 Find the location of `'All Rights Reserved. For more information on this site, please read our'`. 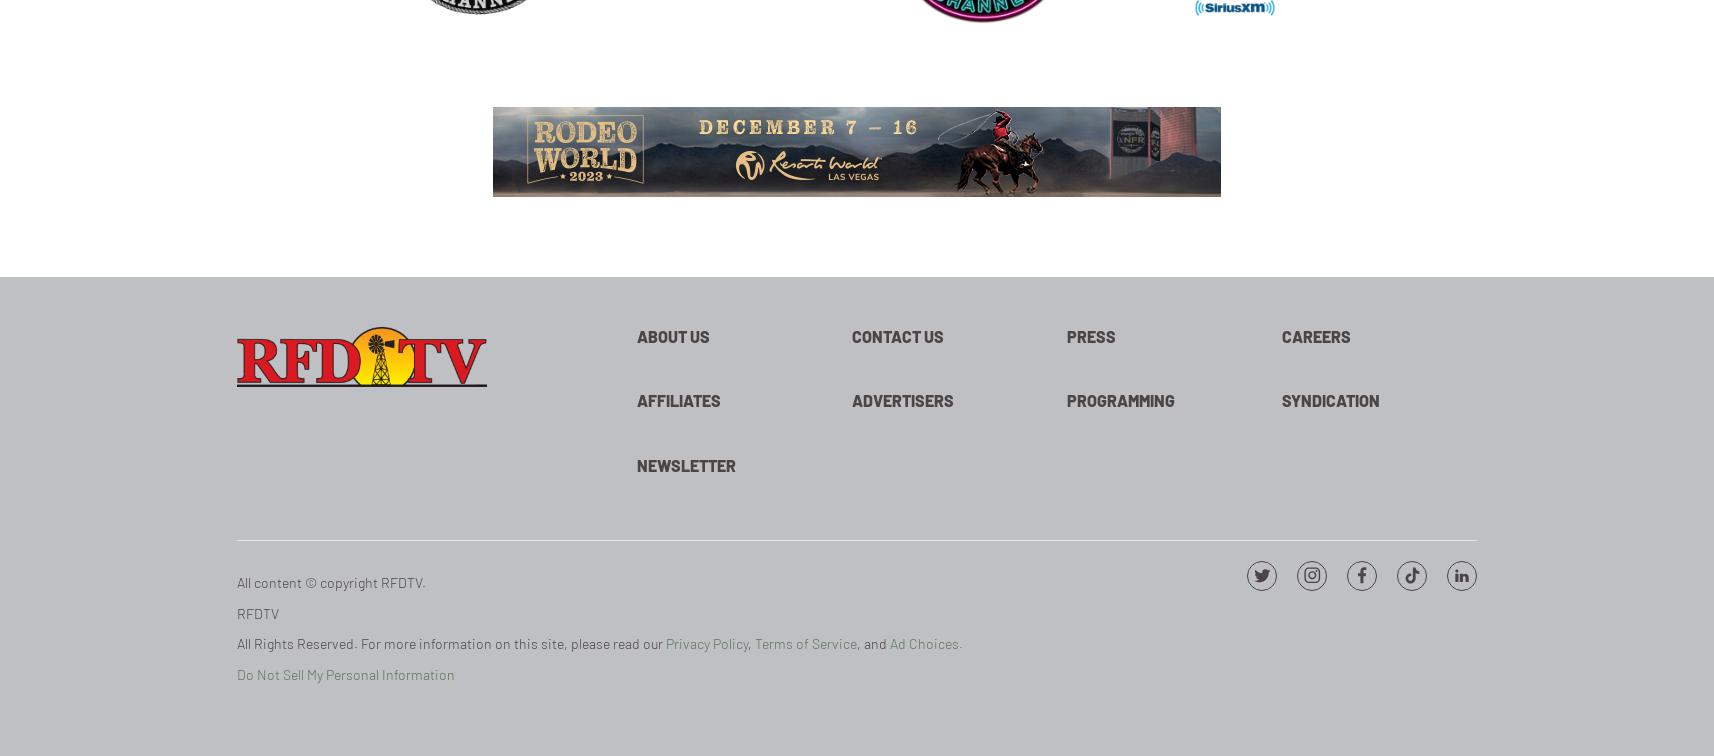

'All Rights Reserved. For more information on this site, please read our' is located at coordinates (451, 643).